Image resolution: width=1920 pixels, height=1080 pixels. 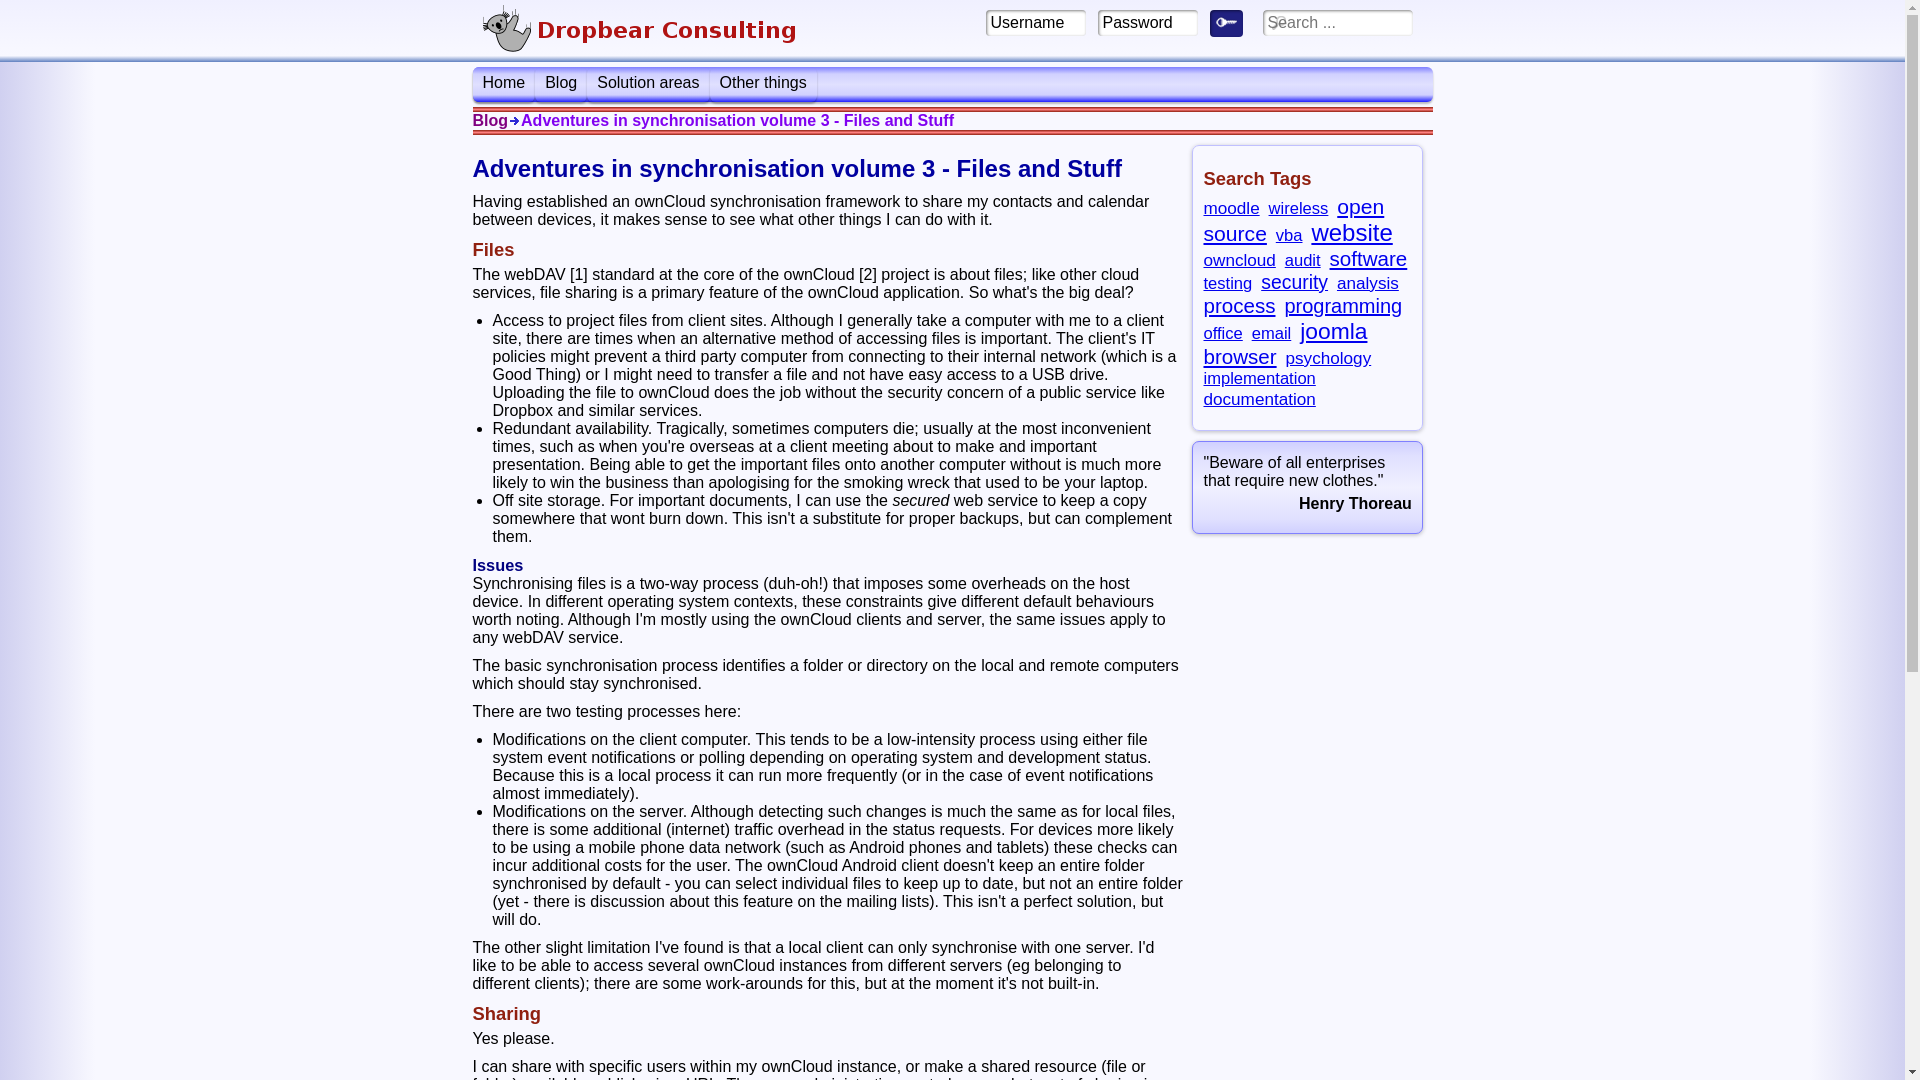 What do you see at coordinates (1333, 330) in the screenshot?
I see `'joomla'` at bounding box center [1333, 330].